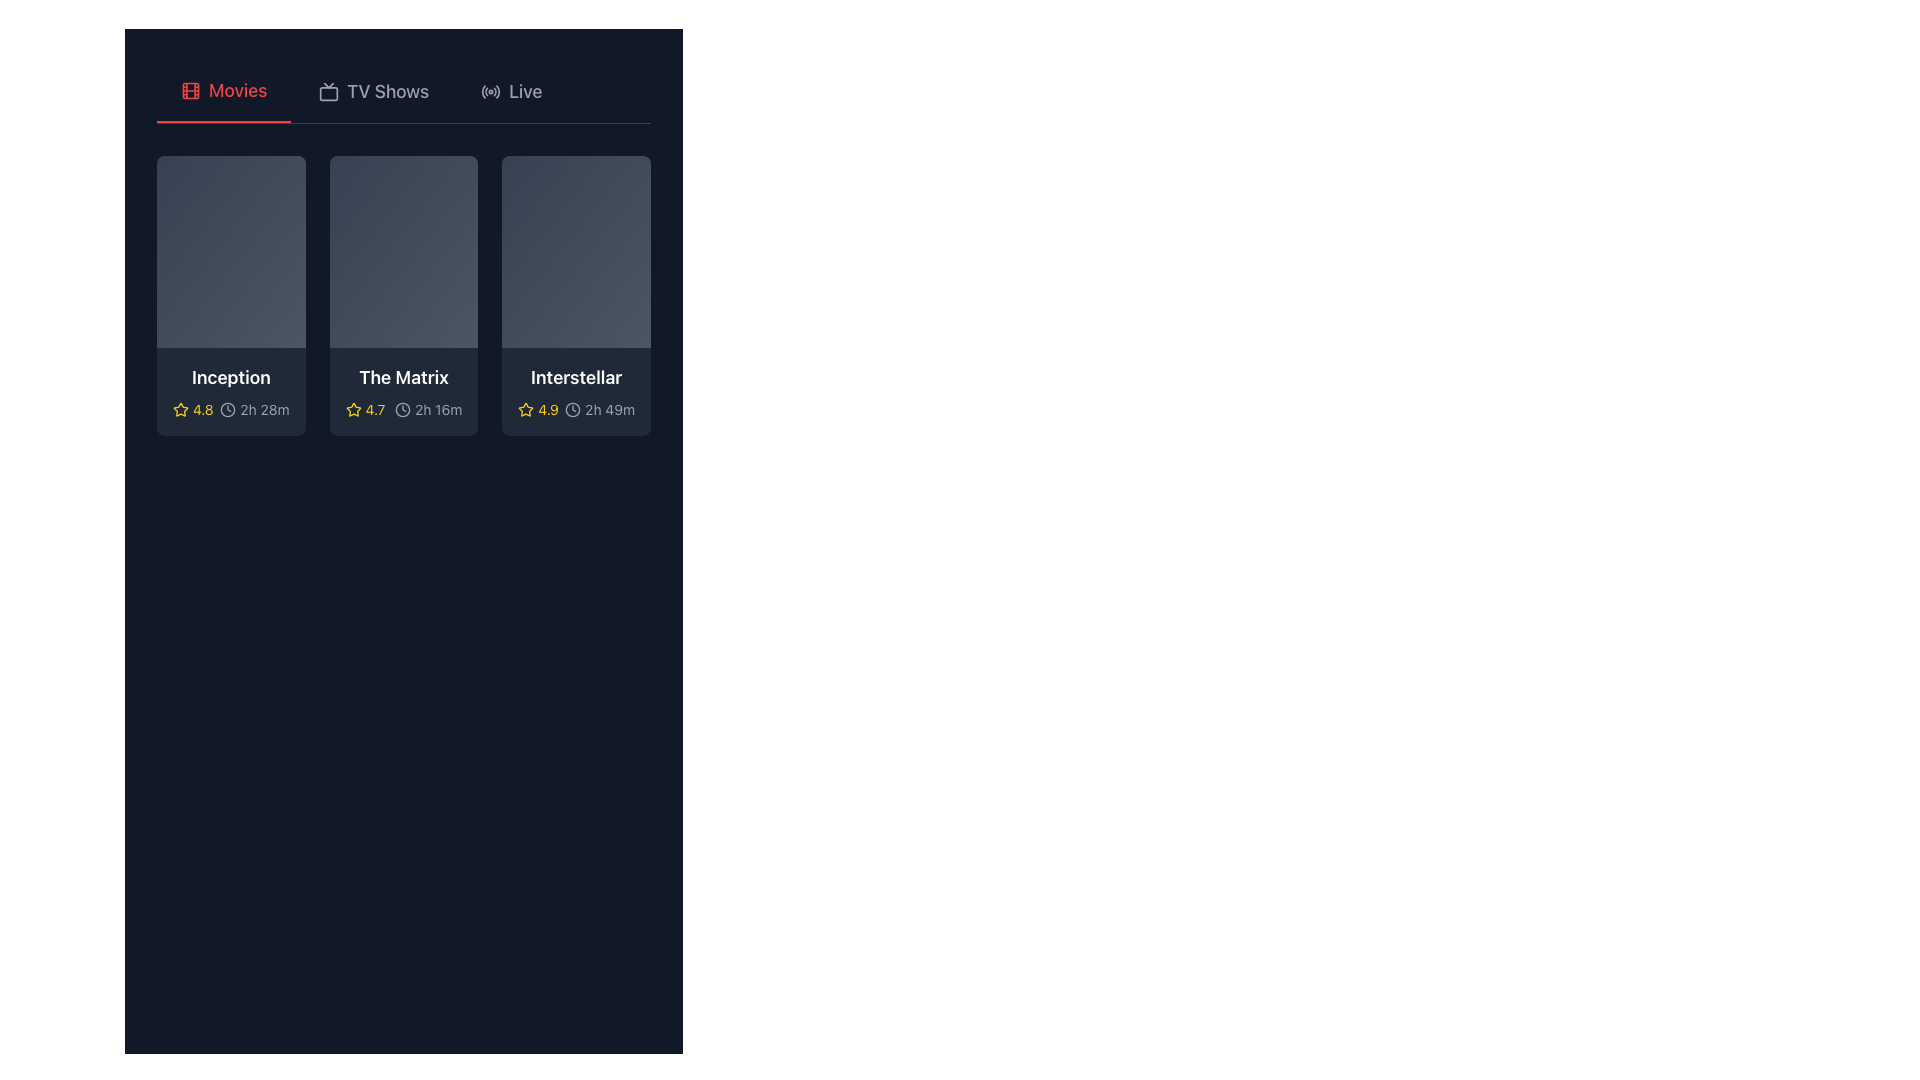  What do you see at coordinates (402, 250) in the screenshot?
I see `the central gradient-shaded rectangular area of the movie tile labeled 'The Matrix'` at bounding box center [402, 250].